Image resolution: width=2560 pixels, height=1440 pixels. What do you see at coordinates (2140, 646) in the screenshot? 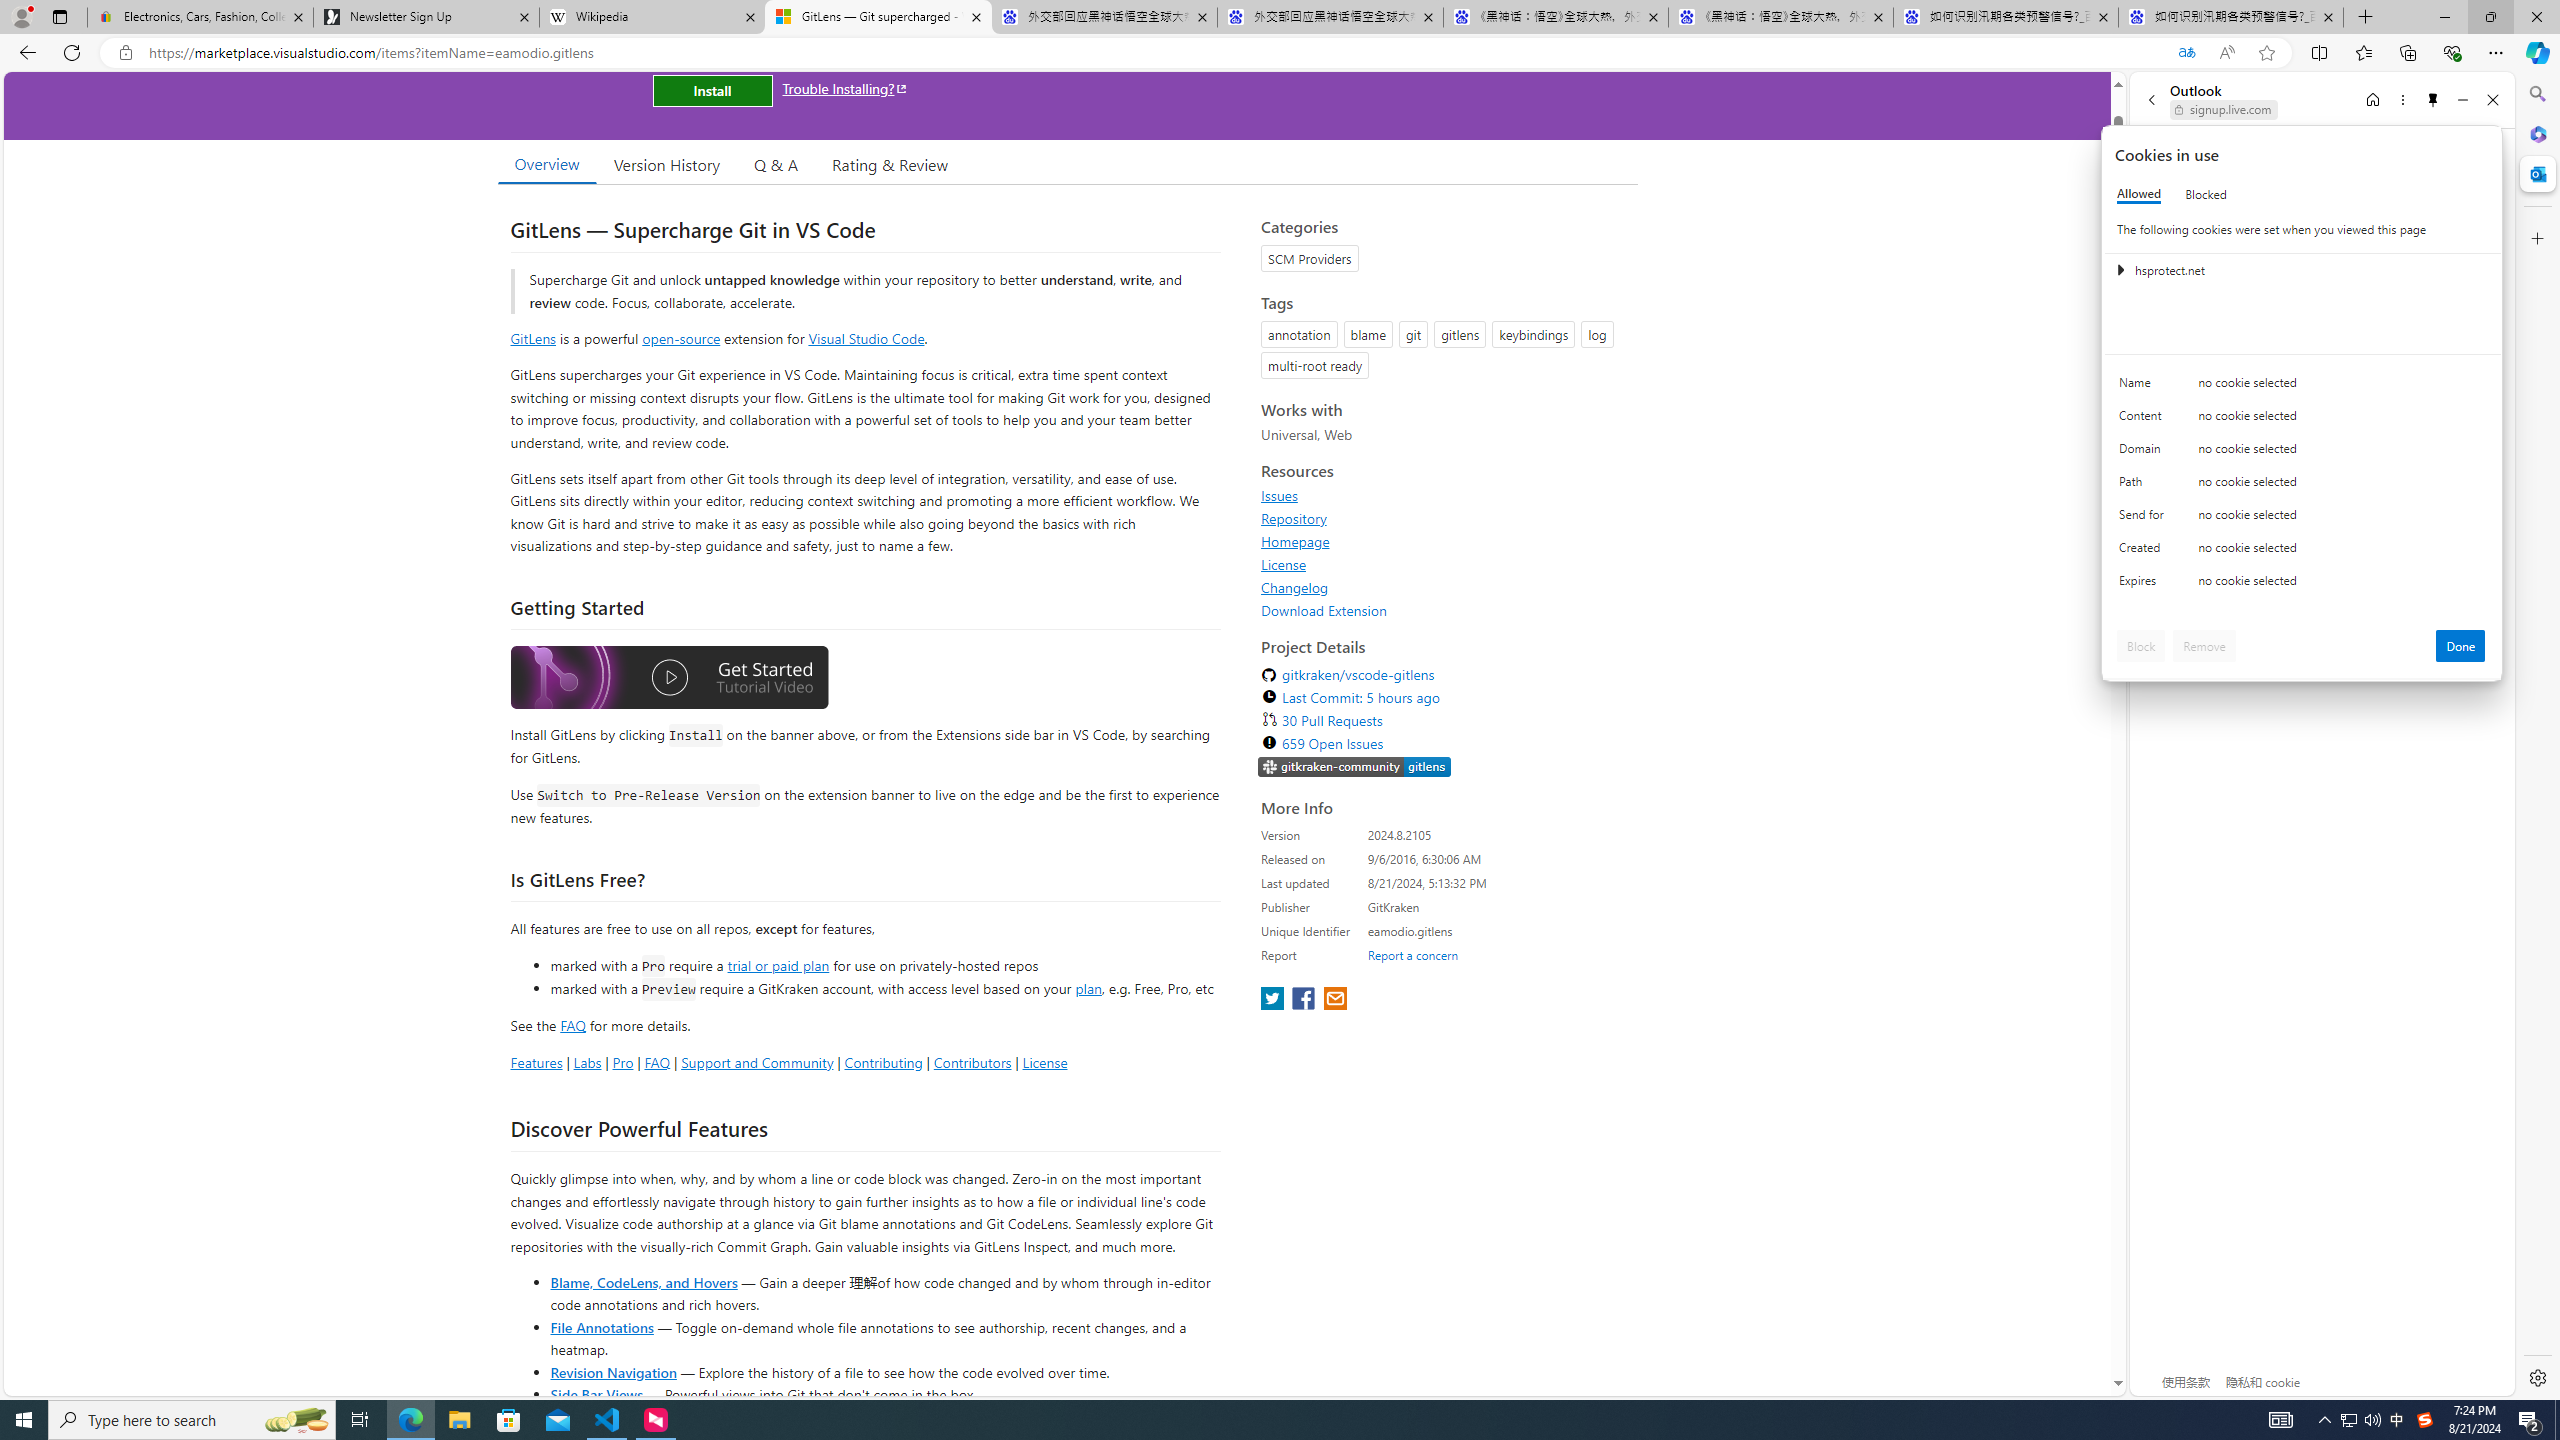
I see `'Block'` at bounding box center [2140, 646].